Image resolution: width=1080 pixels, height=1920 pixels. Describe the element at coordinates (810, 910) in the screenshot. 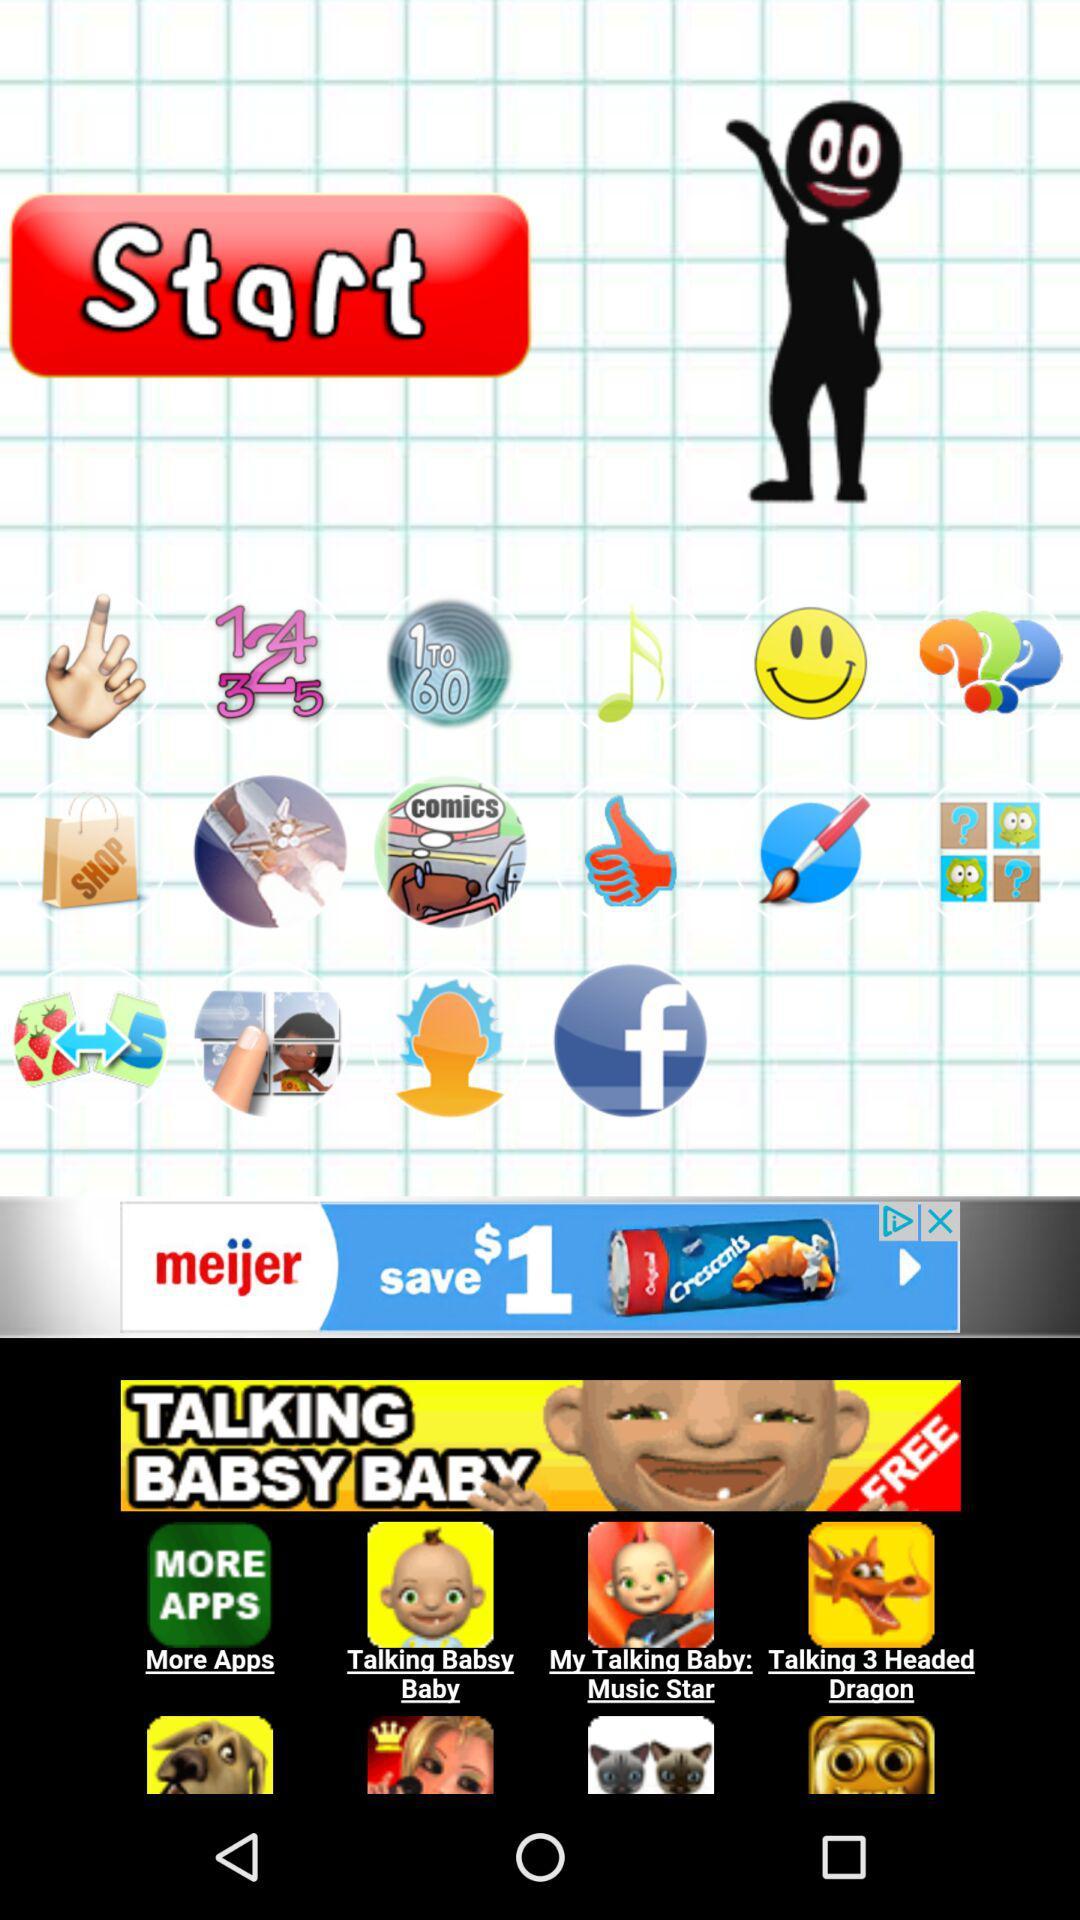

I see `the edit icon` at that location.